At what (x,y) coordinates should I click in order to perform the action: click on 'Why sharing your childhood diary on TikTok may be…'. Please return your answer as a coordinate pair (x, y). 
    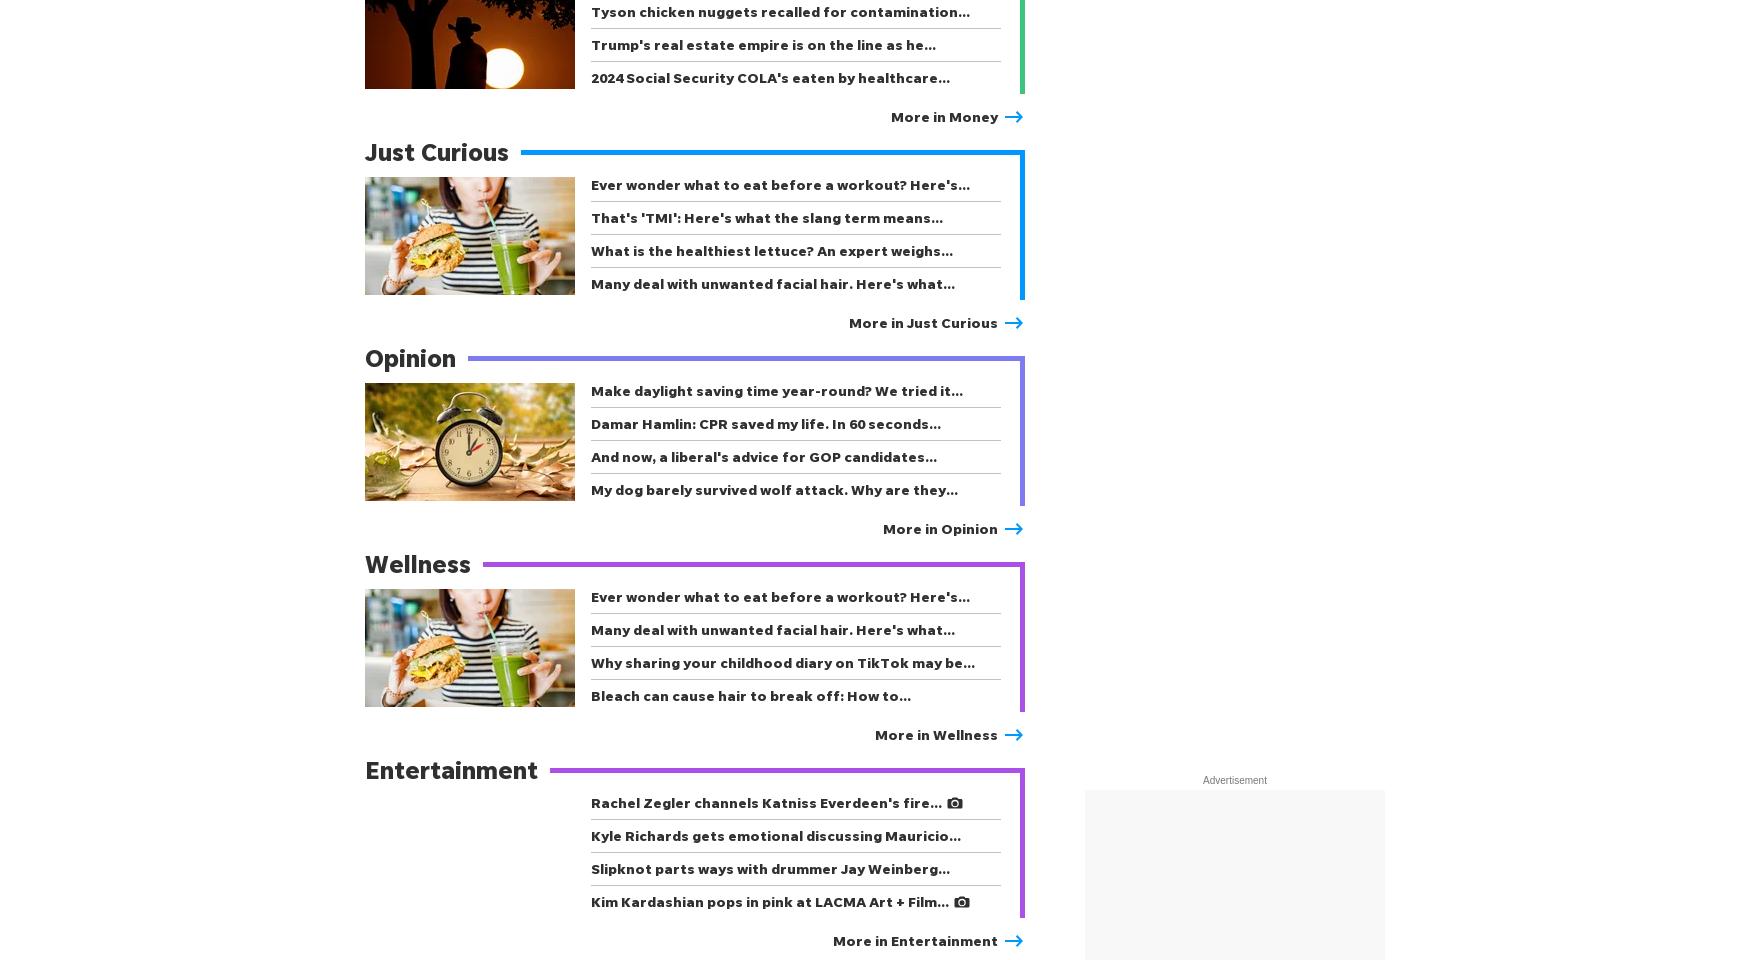
    Looking at the image, I should click on (590, 662).